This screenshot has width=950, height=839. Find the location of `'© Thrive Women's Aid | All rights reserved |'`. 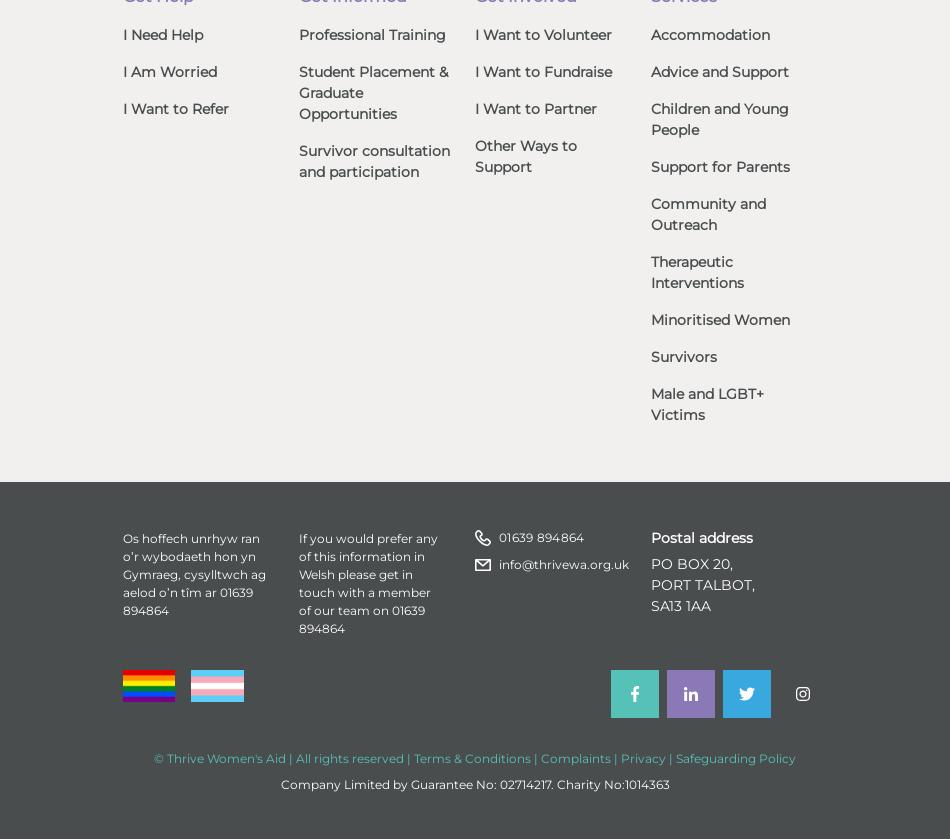

'© Thrive Women's Aid | All rights reserved |' is located at coordinates (282, 756).